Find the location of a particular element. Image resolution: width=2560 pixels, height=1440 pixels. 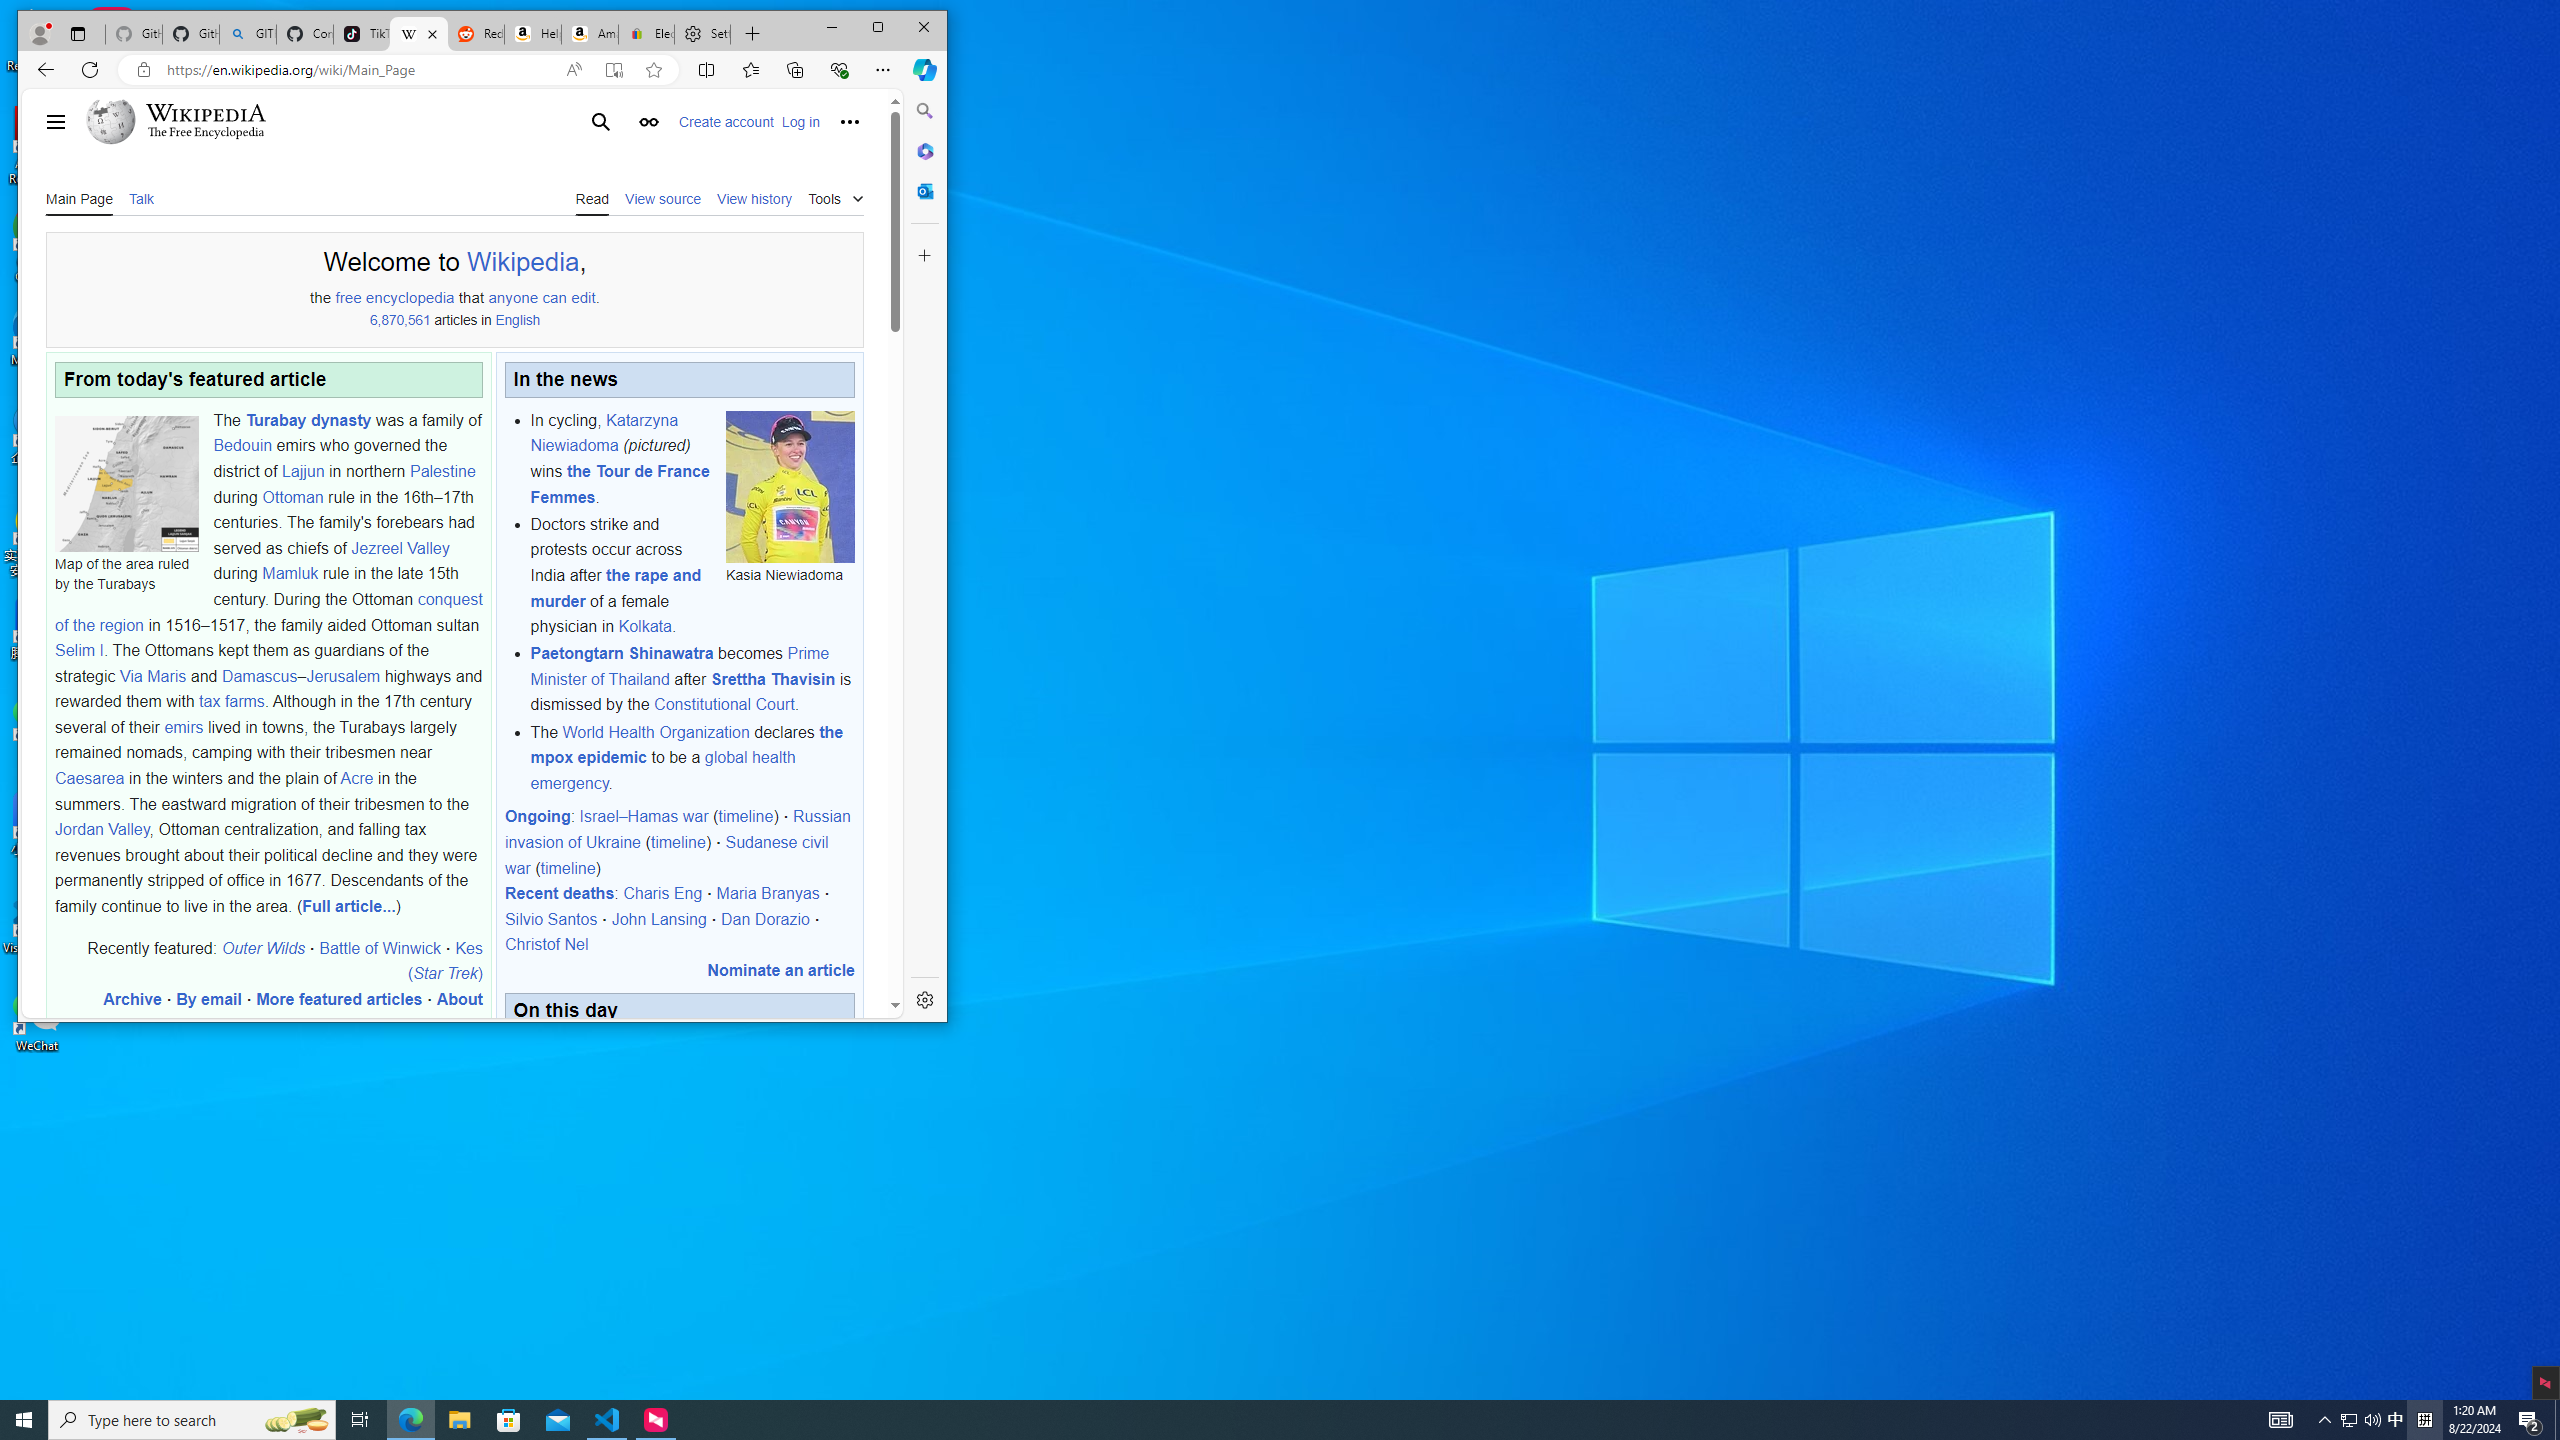

'Sudanese civil war (timeline)' is located at coordinates (665, 854).